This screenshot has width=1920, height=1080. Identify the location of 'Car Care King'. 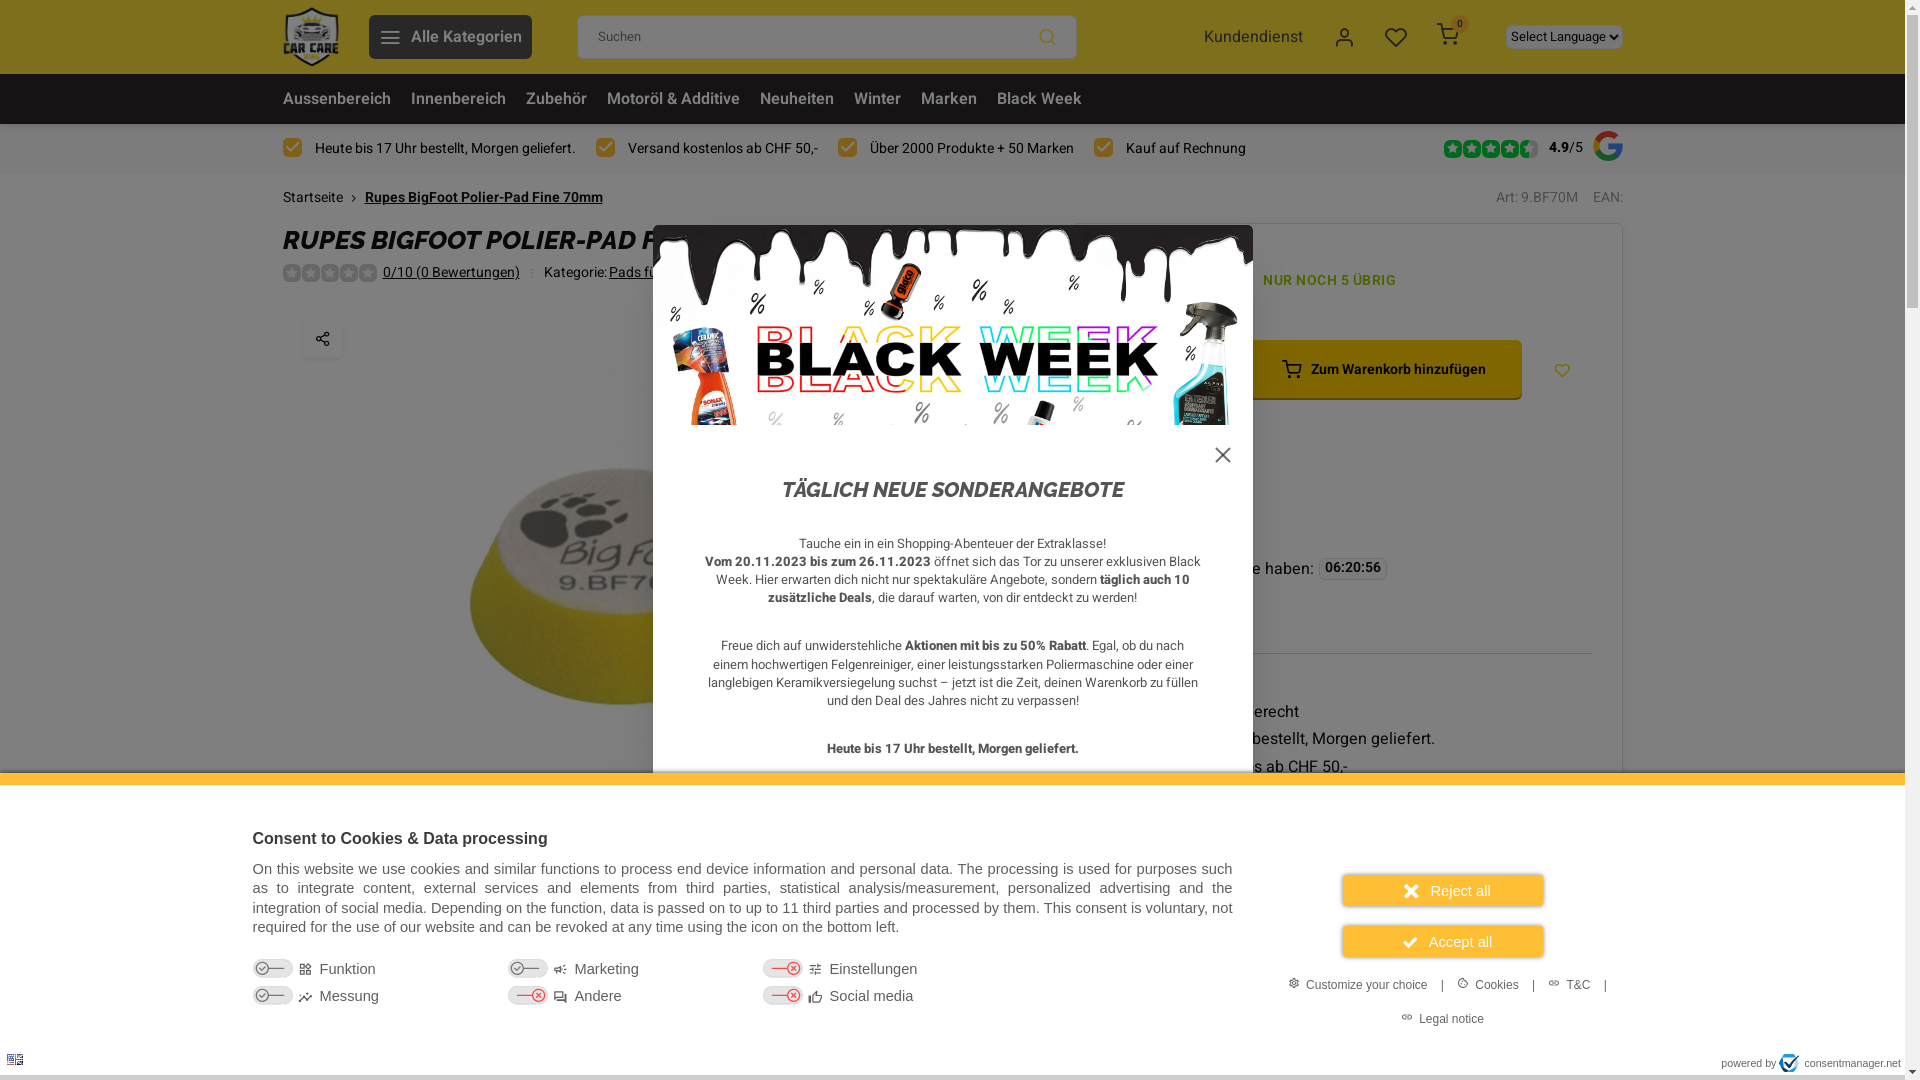
(309, 37).